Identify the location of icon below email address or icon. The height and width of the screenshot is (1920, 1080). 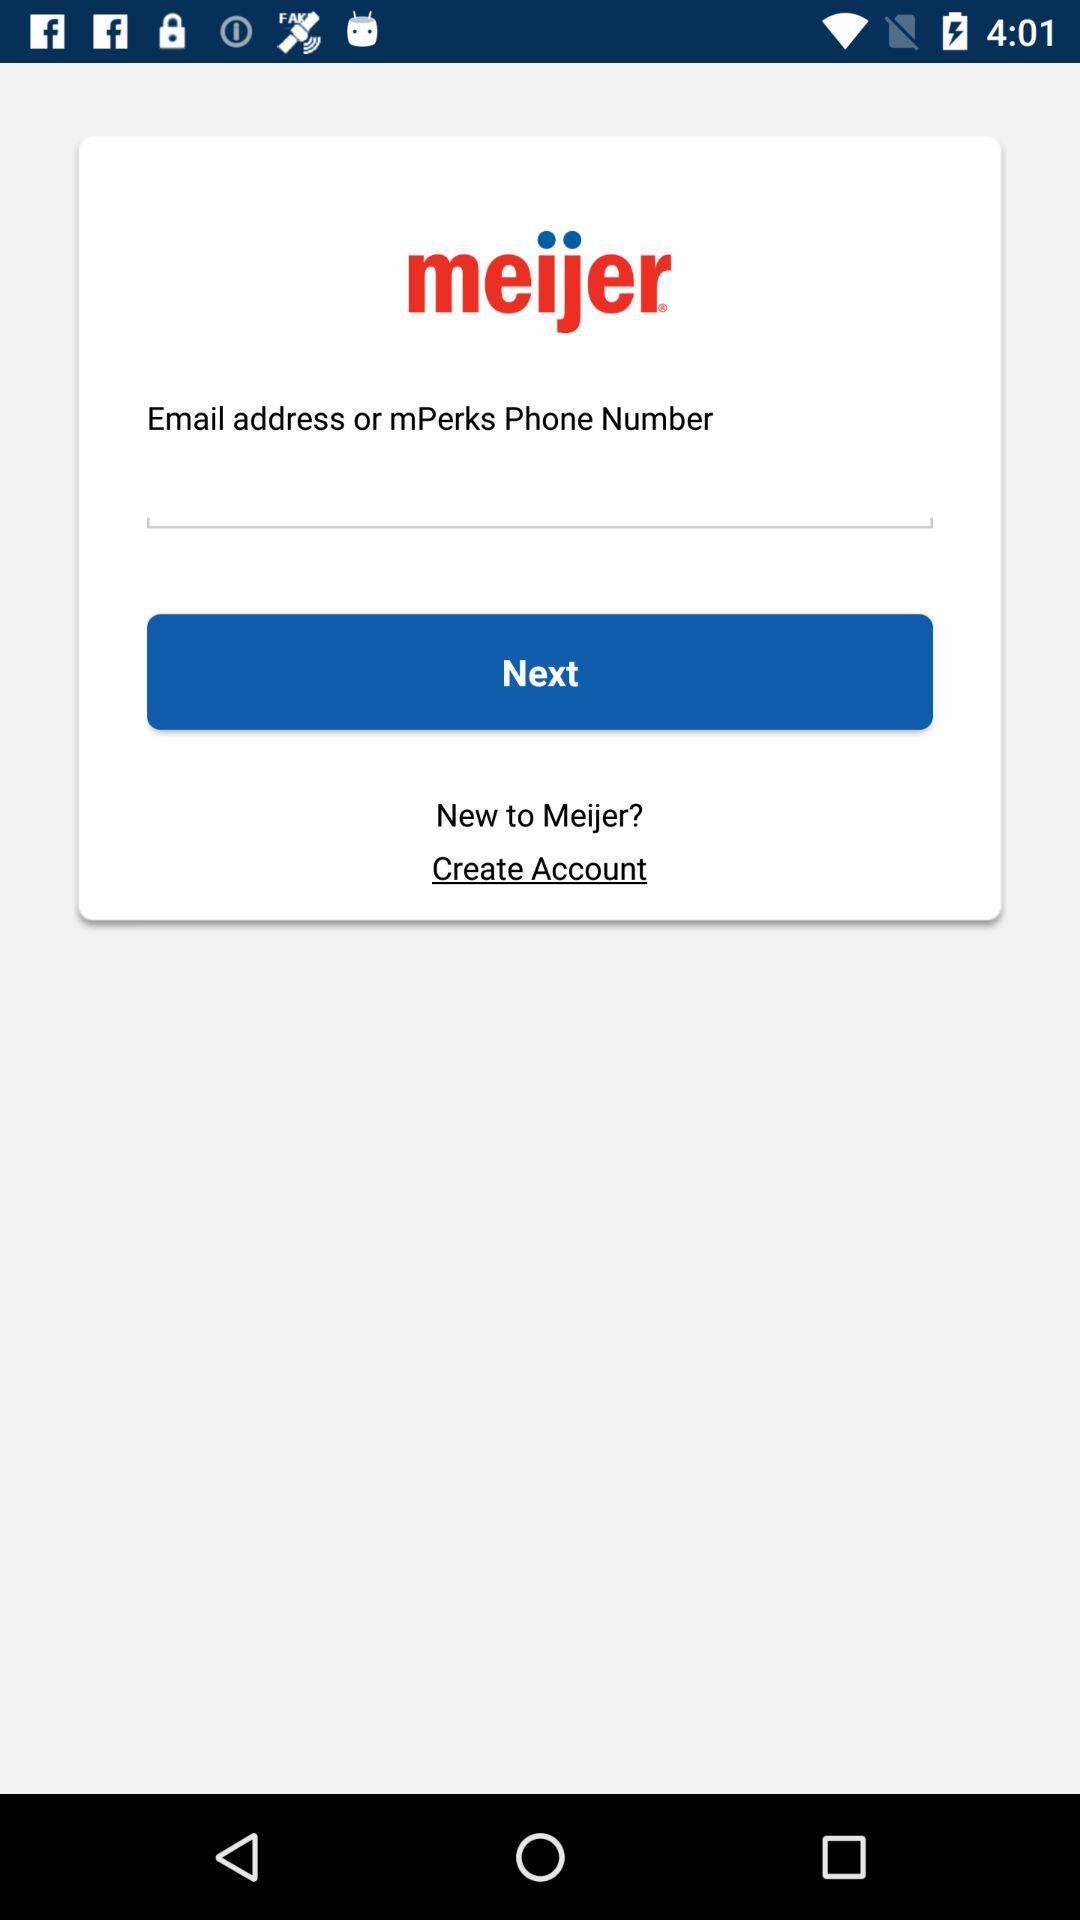
(540, 484).